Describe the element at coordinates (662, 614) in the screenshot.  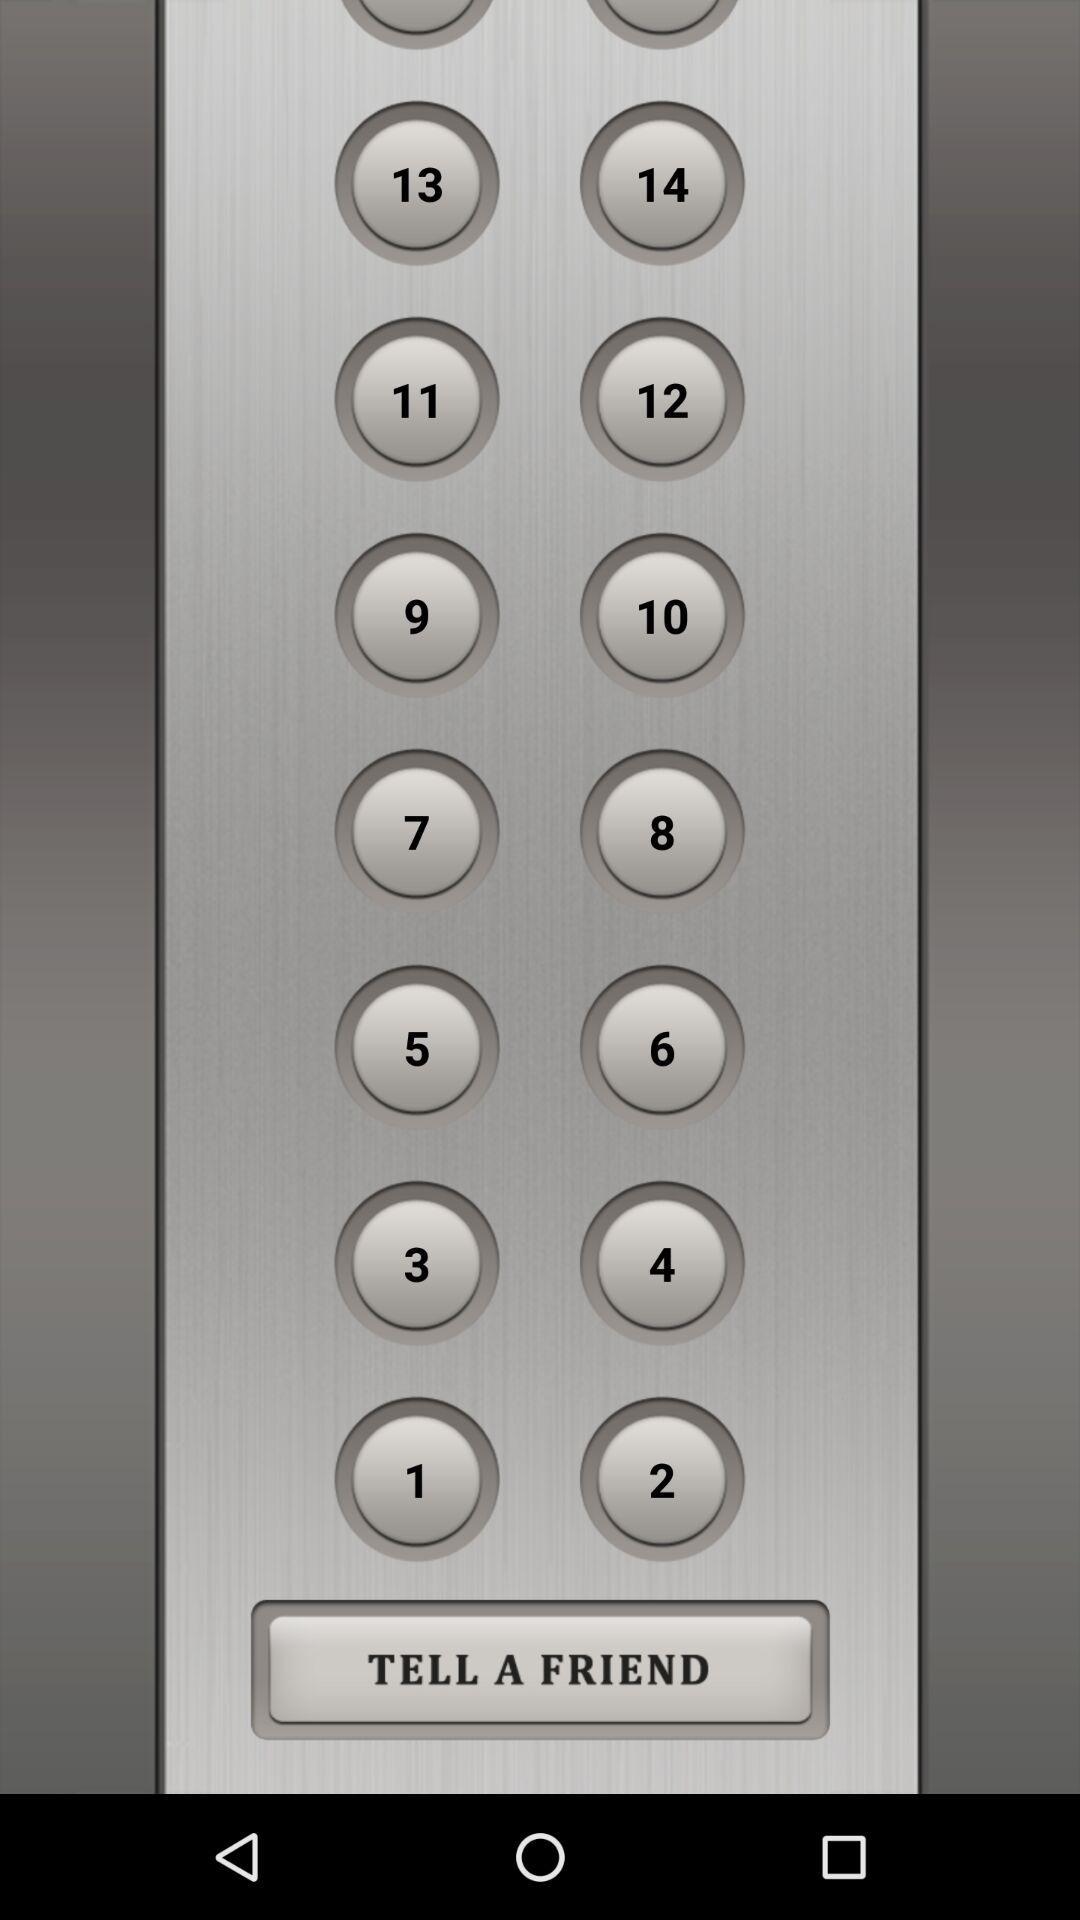
I see `the icon above 8 button` at that location.